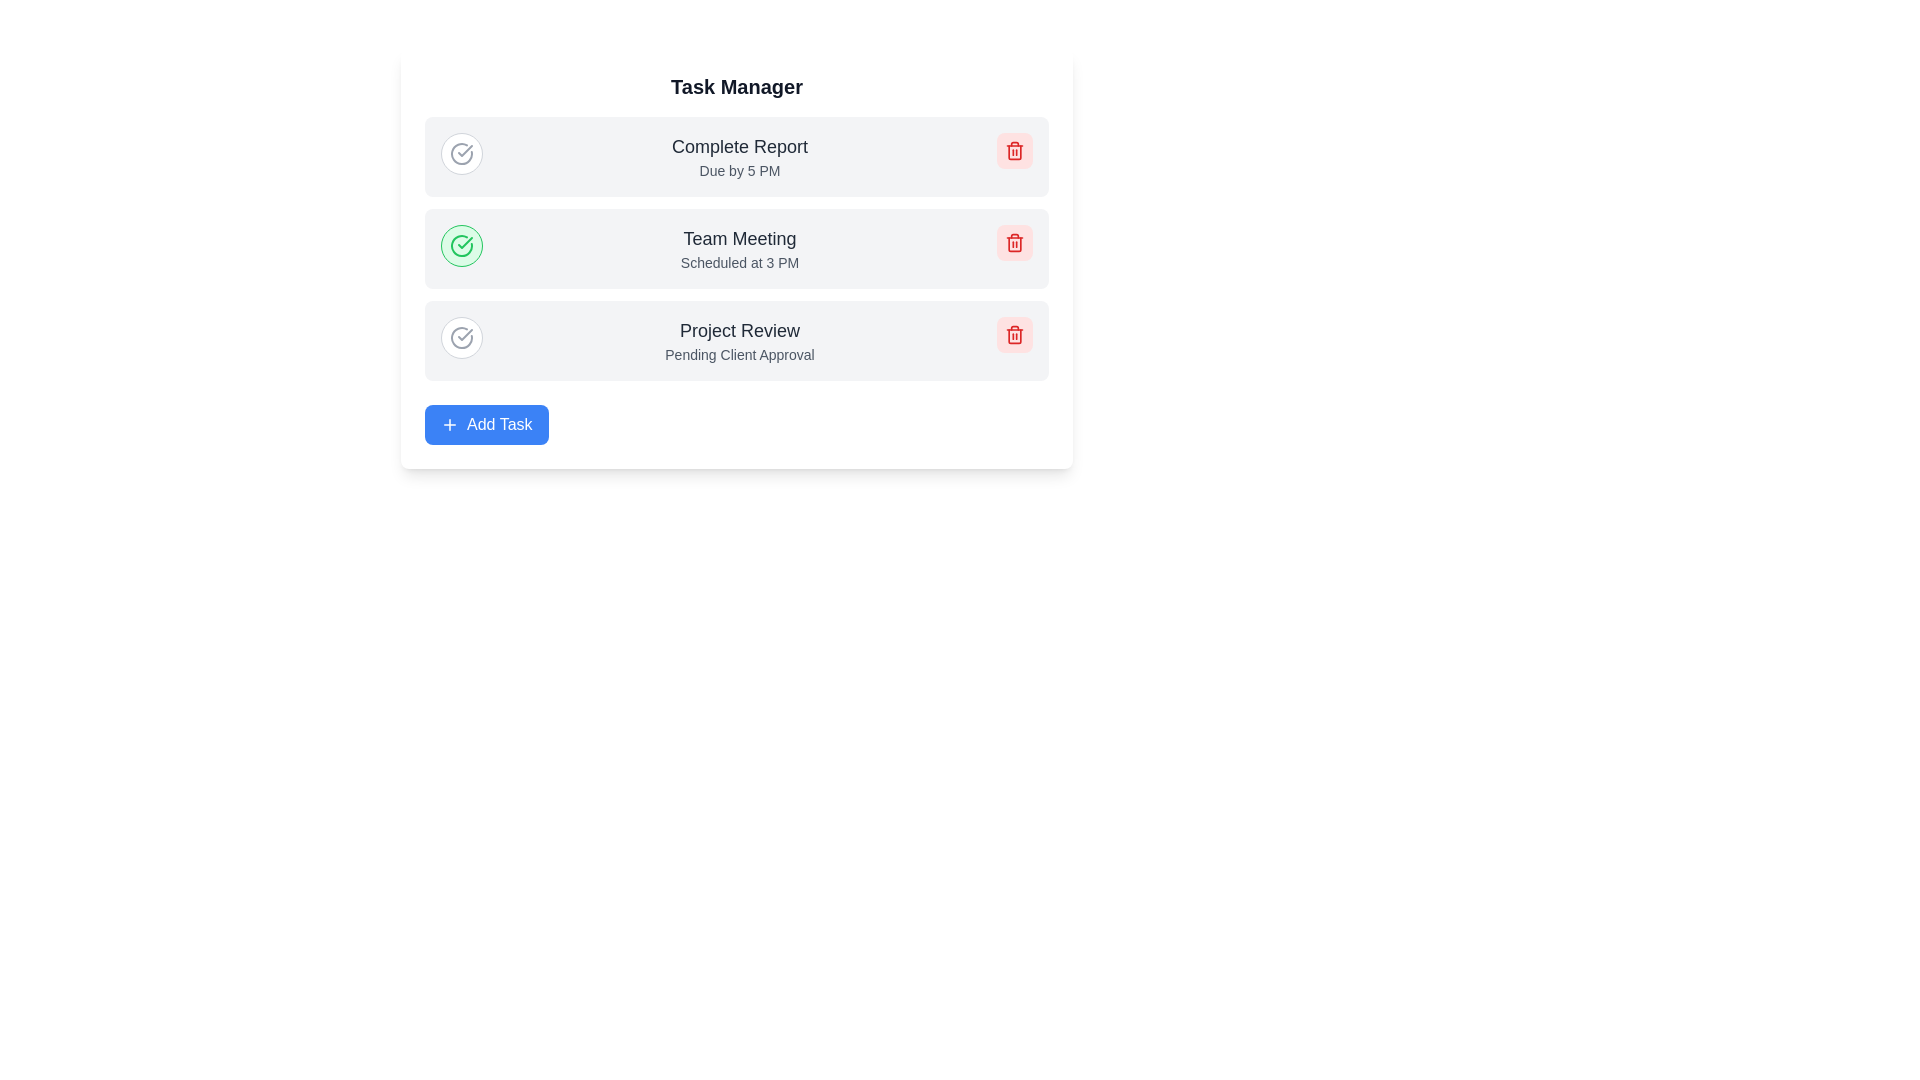  I want to click on the SVG icon indicating the status of the task, which is the first icon in the first column of the task list, positioned to the left of the 'Complete Report' text, so click(460, 153).